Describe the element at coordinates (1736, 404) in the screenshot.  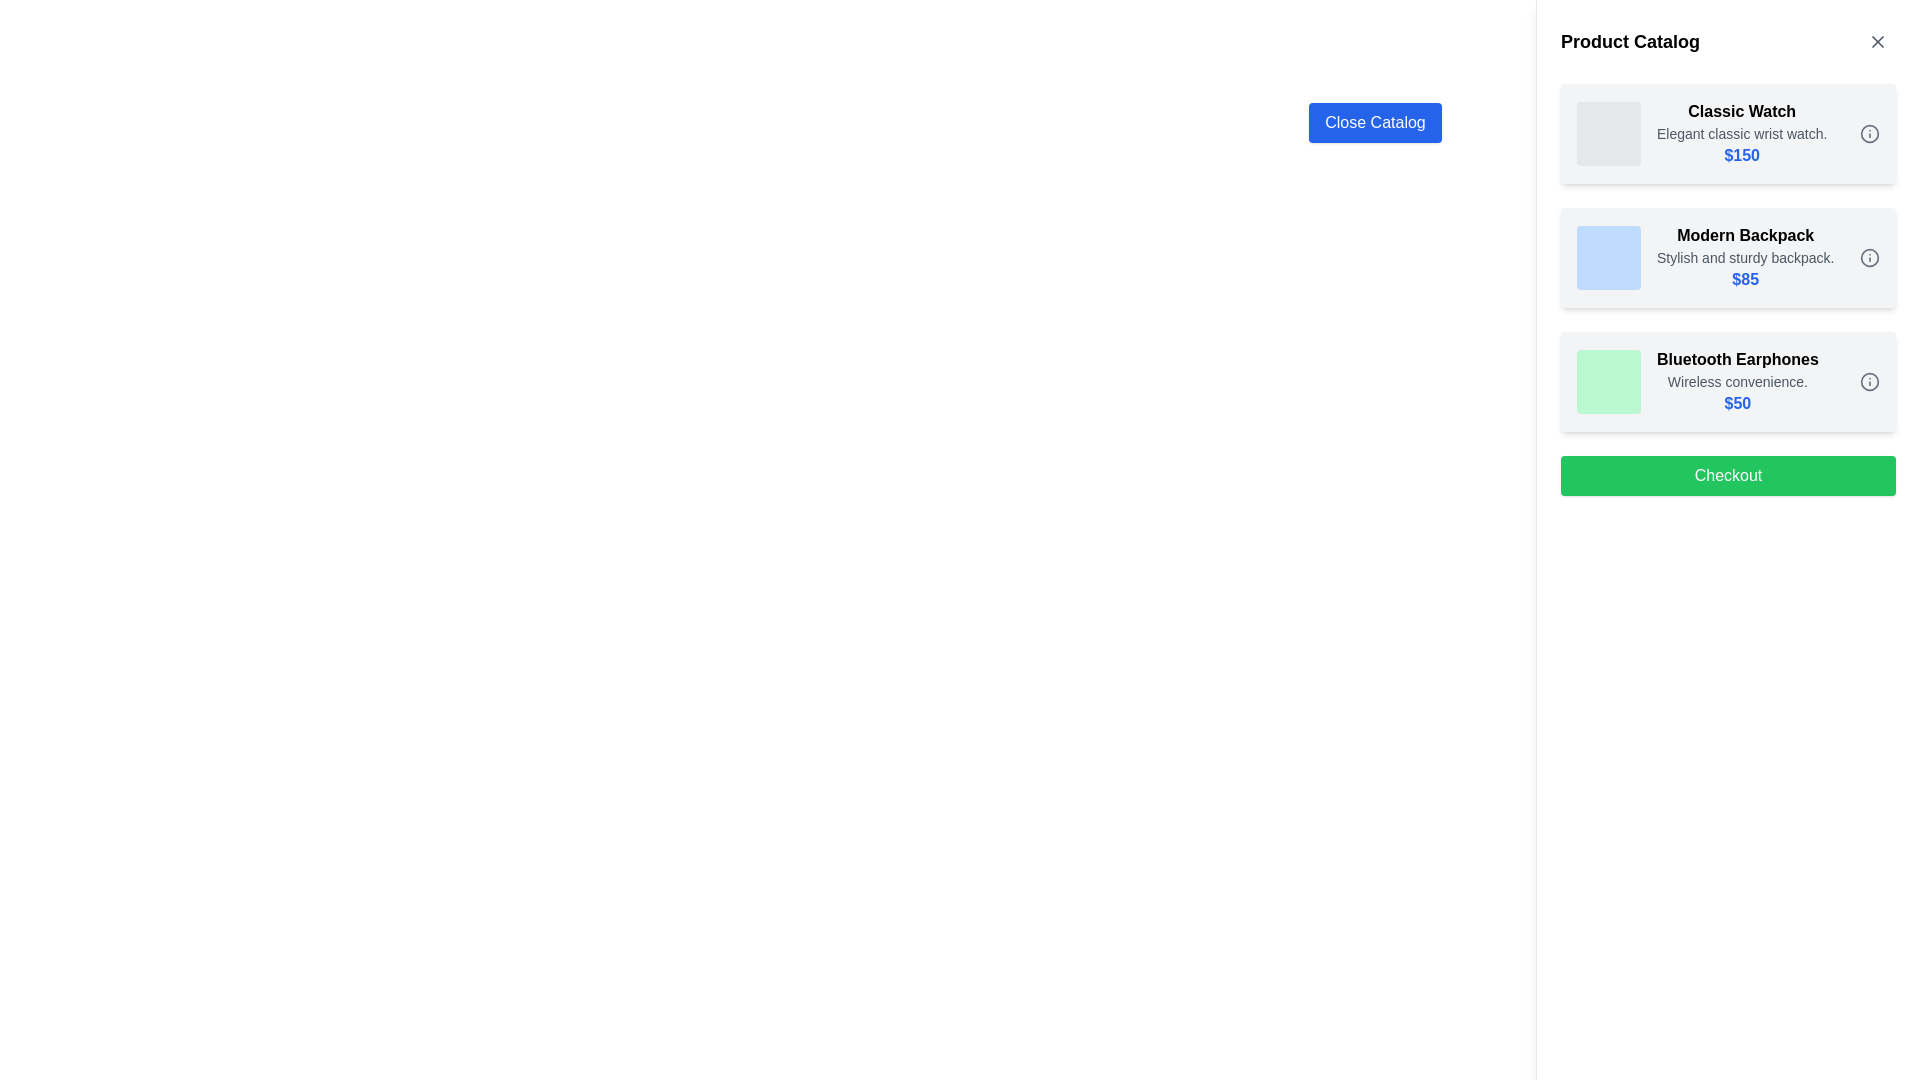
I see `the price label for 'Bluetooth Earphones', which is centrally aligned beneath the descriptive text 'Wireless convenience'` at that location.